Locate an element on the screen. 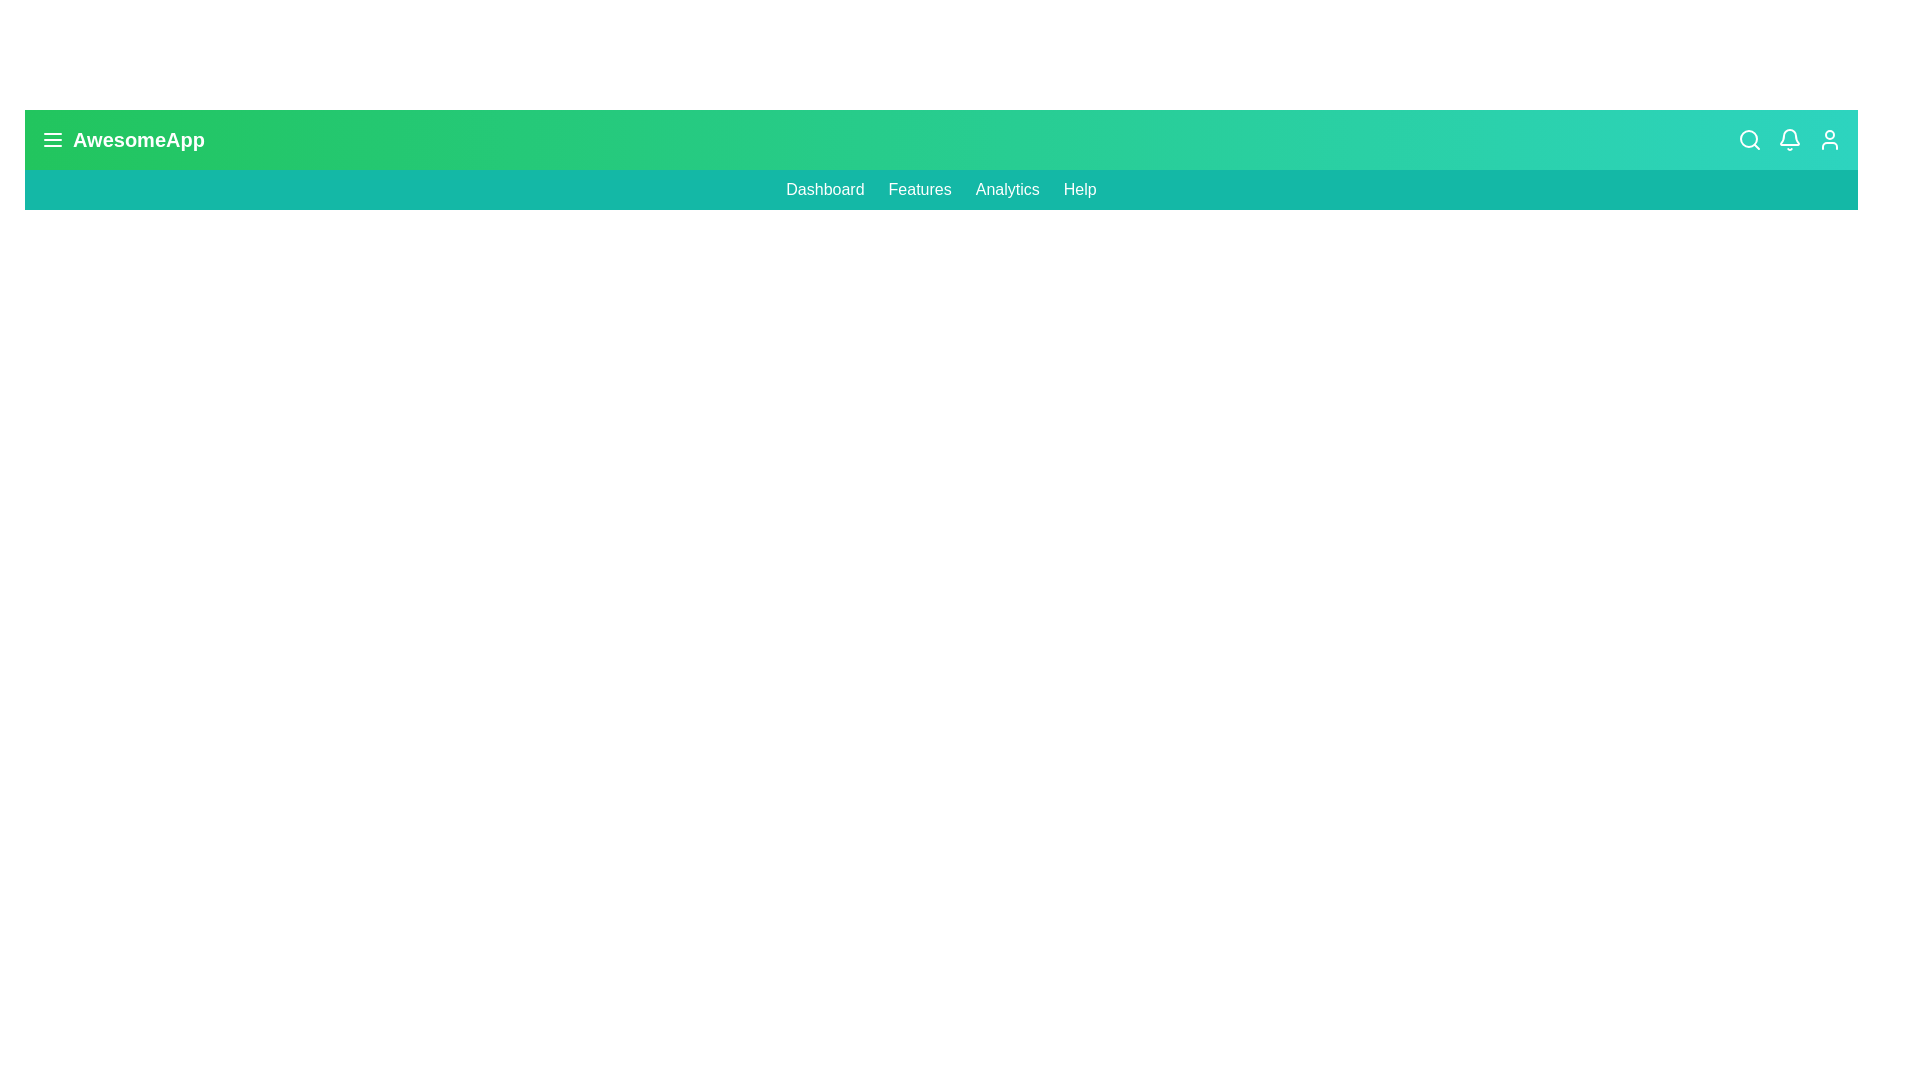 The width and height of the screenshot is (1920, 1080). the menu toggle button to toggle the navigation menu visibility is located at coordinates (52, 138).